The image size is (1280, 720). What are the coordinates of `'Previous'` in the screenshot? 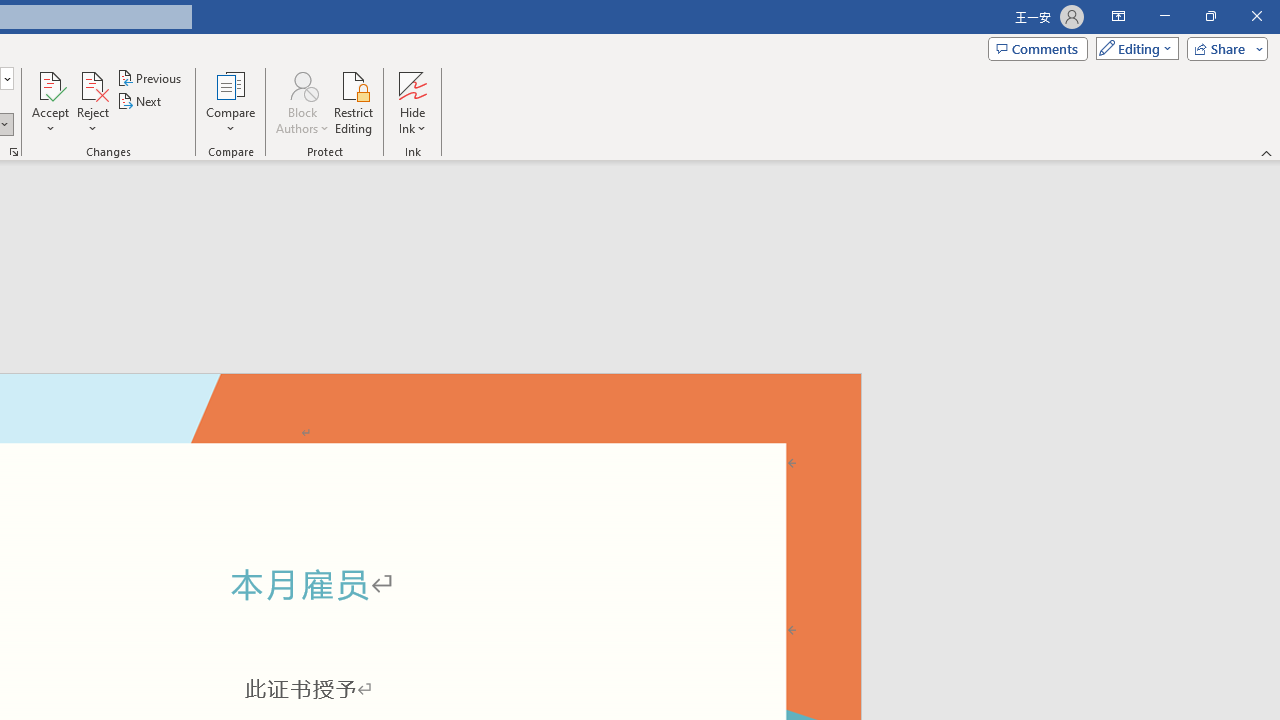 It's located at (150, 77).